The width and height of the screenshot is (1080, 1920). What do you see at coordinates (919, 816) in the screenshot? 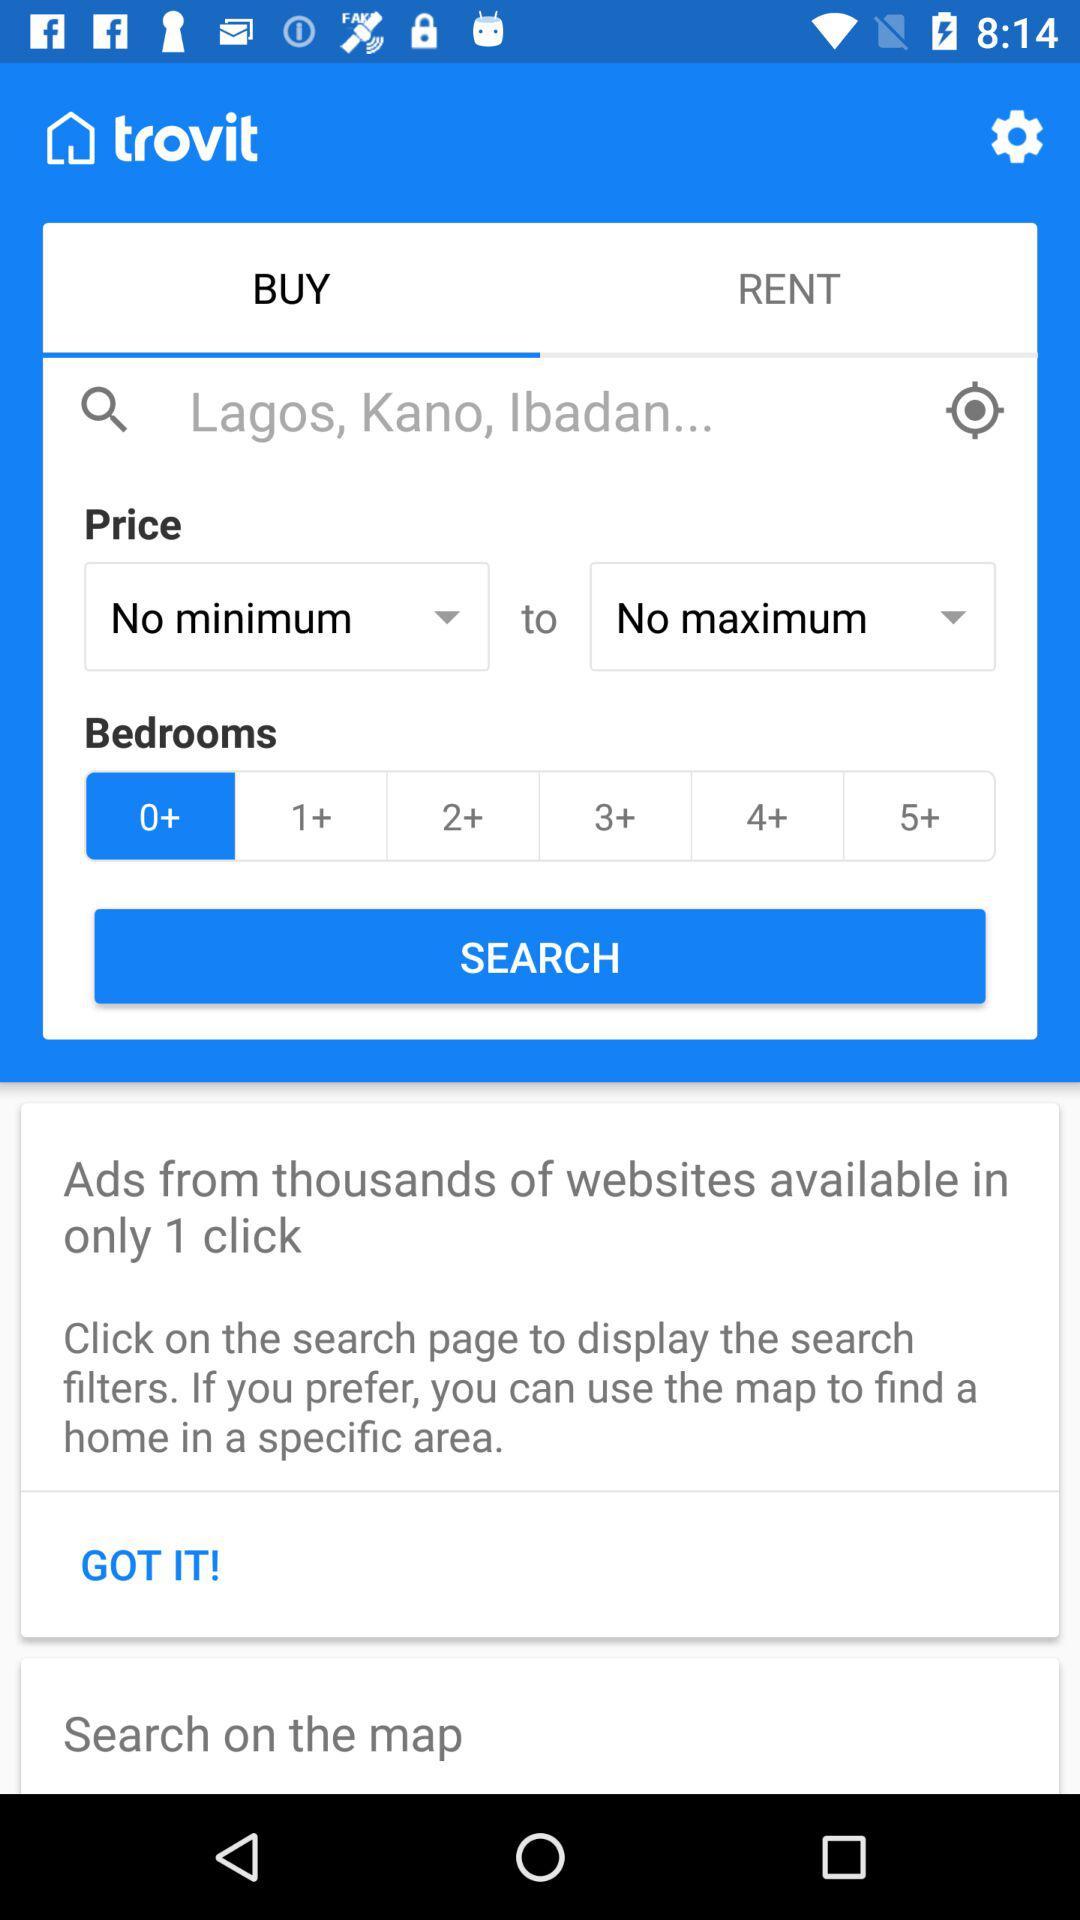
I see `the 5+ icon` at bounding box center [919, 816].